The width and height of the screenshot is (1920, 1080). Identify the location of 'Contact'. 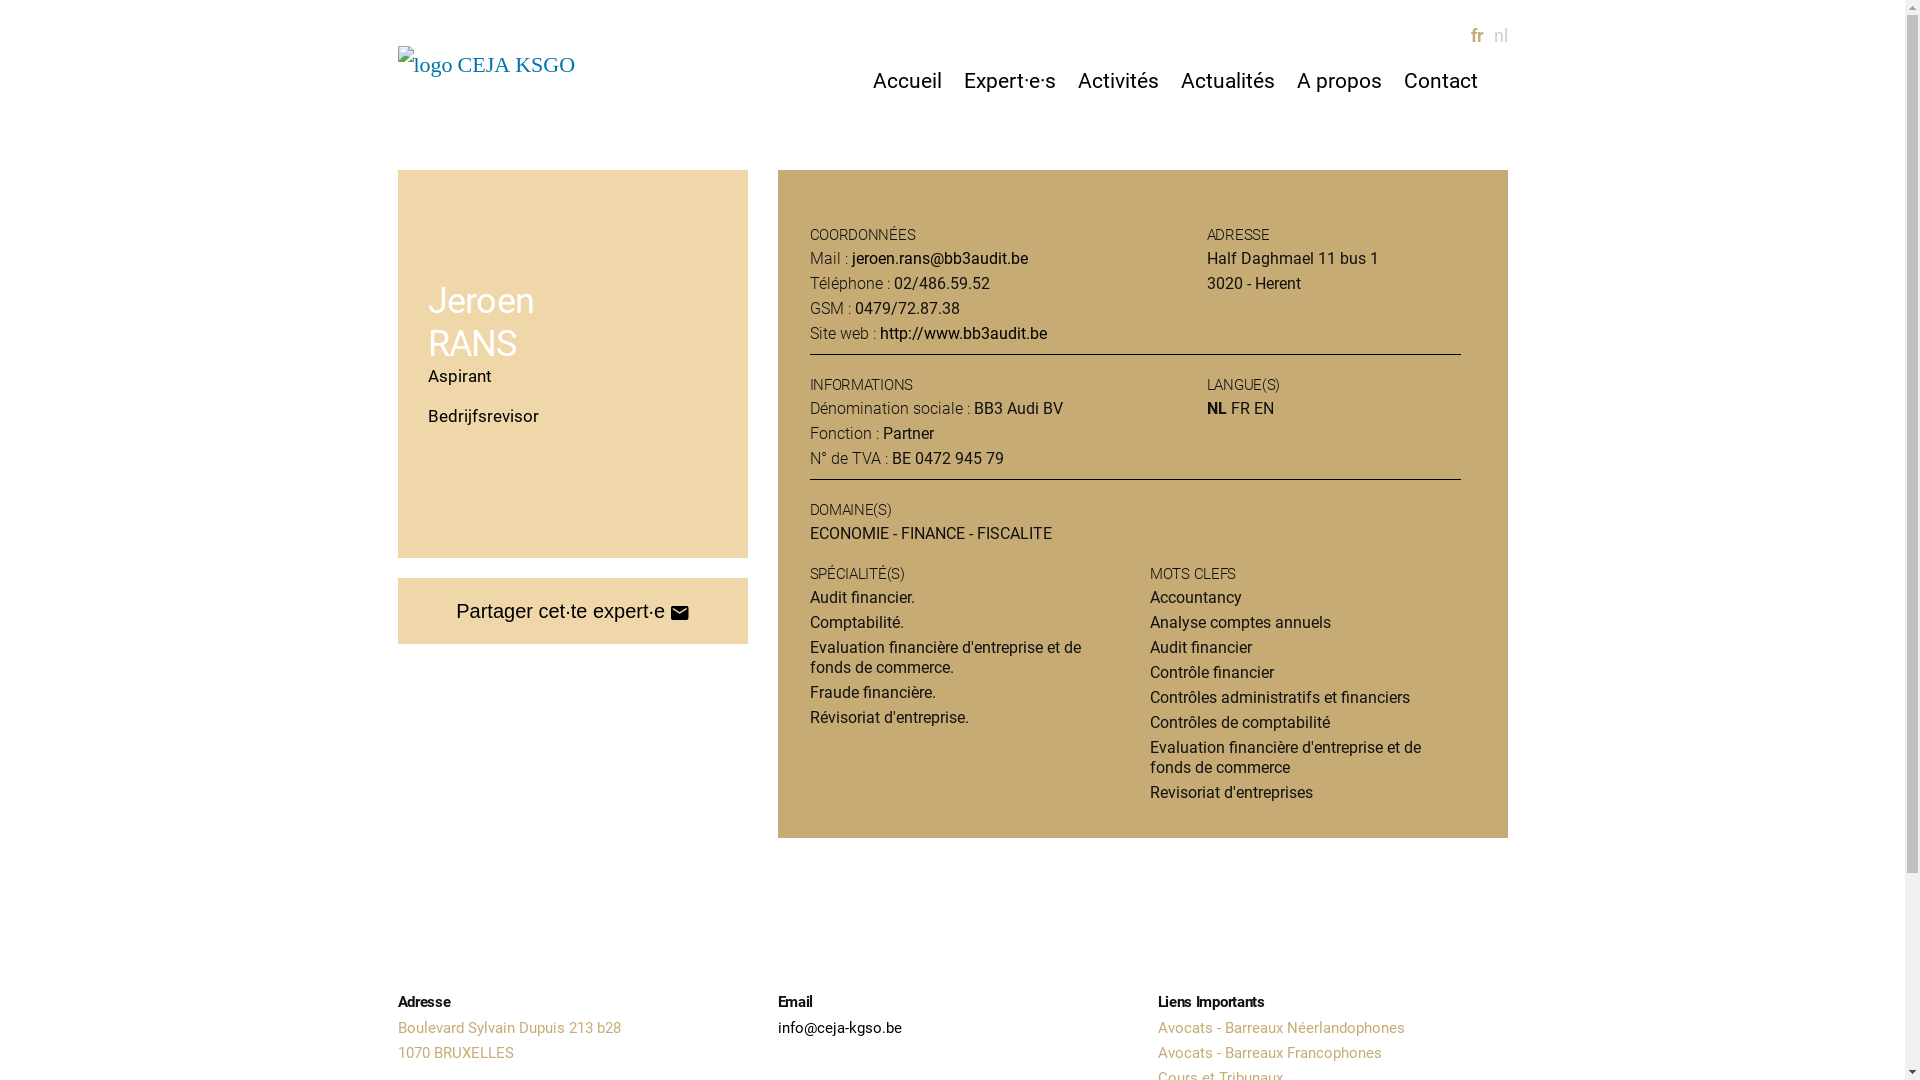
(1440, 80).